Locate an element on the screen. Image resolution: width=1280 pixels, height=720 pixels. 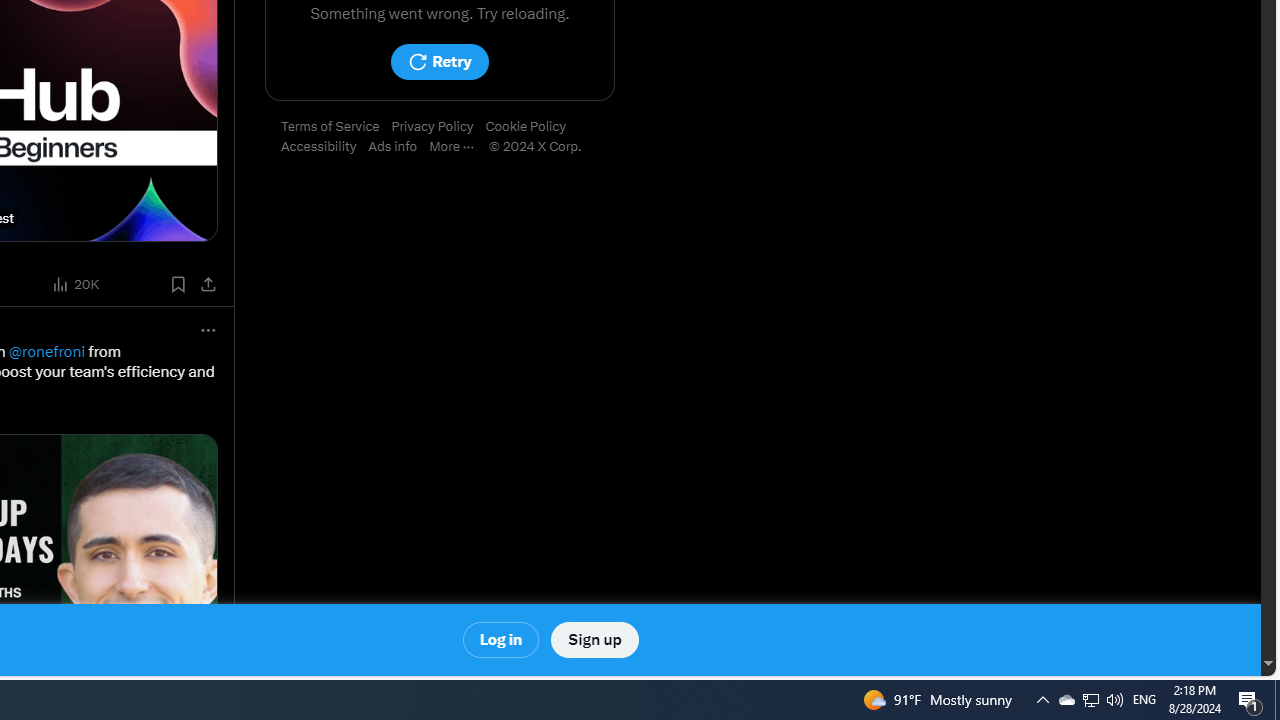
'Ads info' is located at coordinates (399, 146).